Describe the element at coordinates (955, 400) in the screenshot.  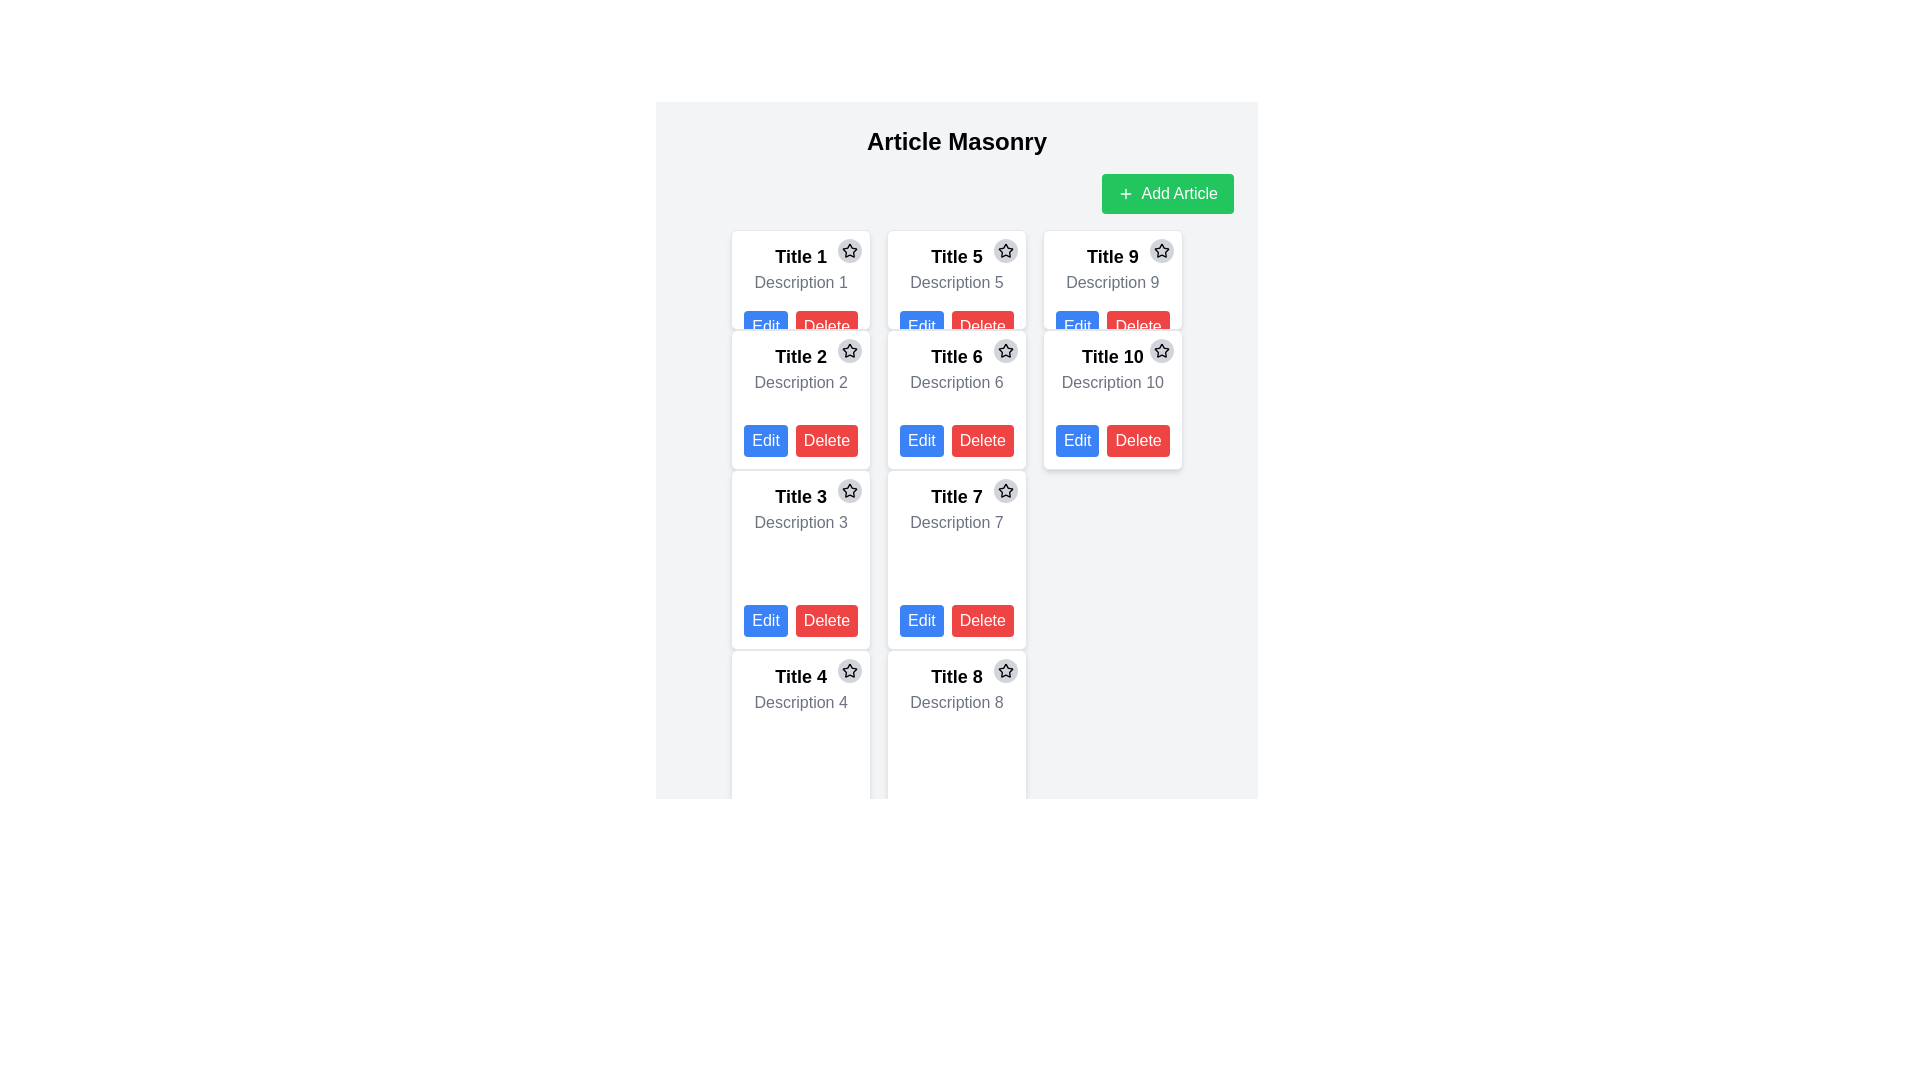
I see `the card component located in the sixth position of the grid layout` at that location.